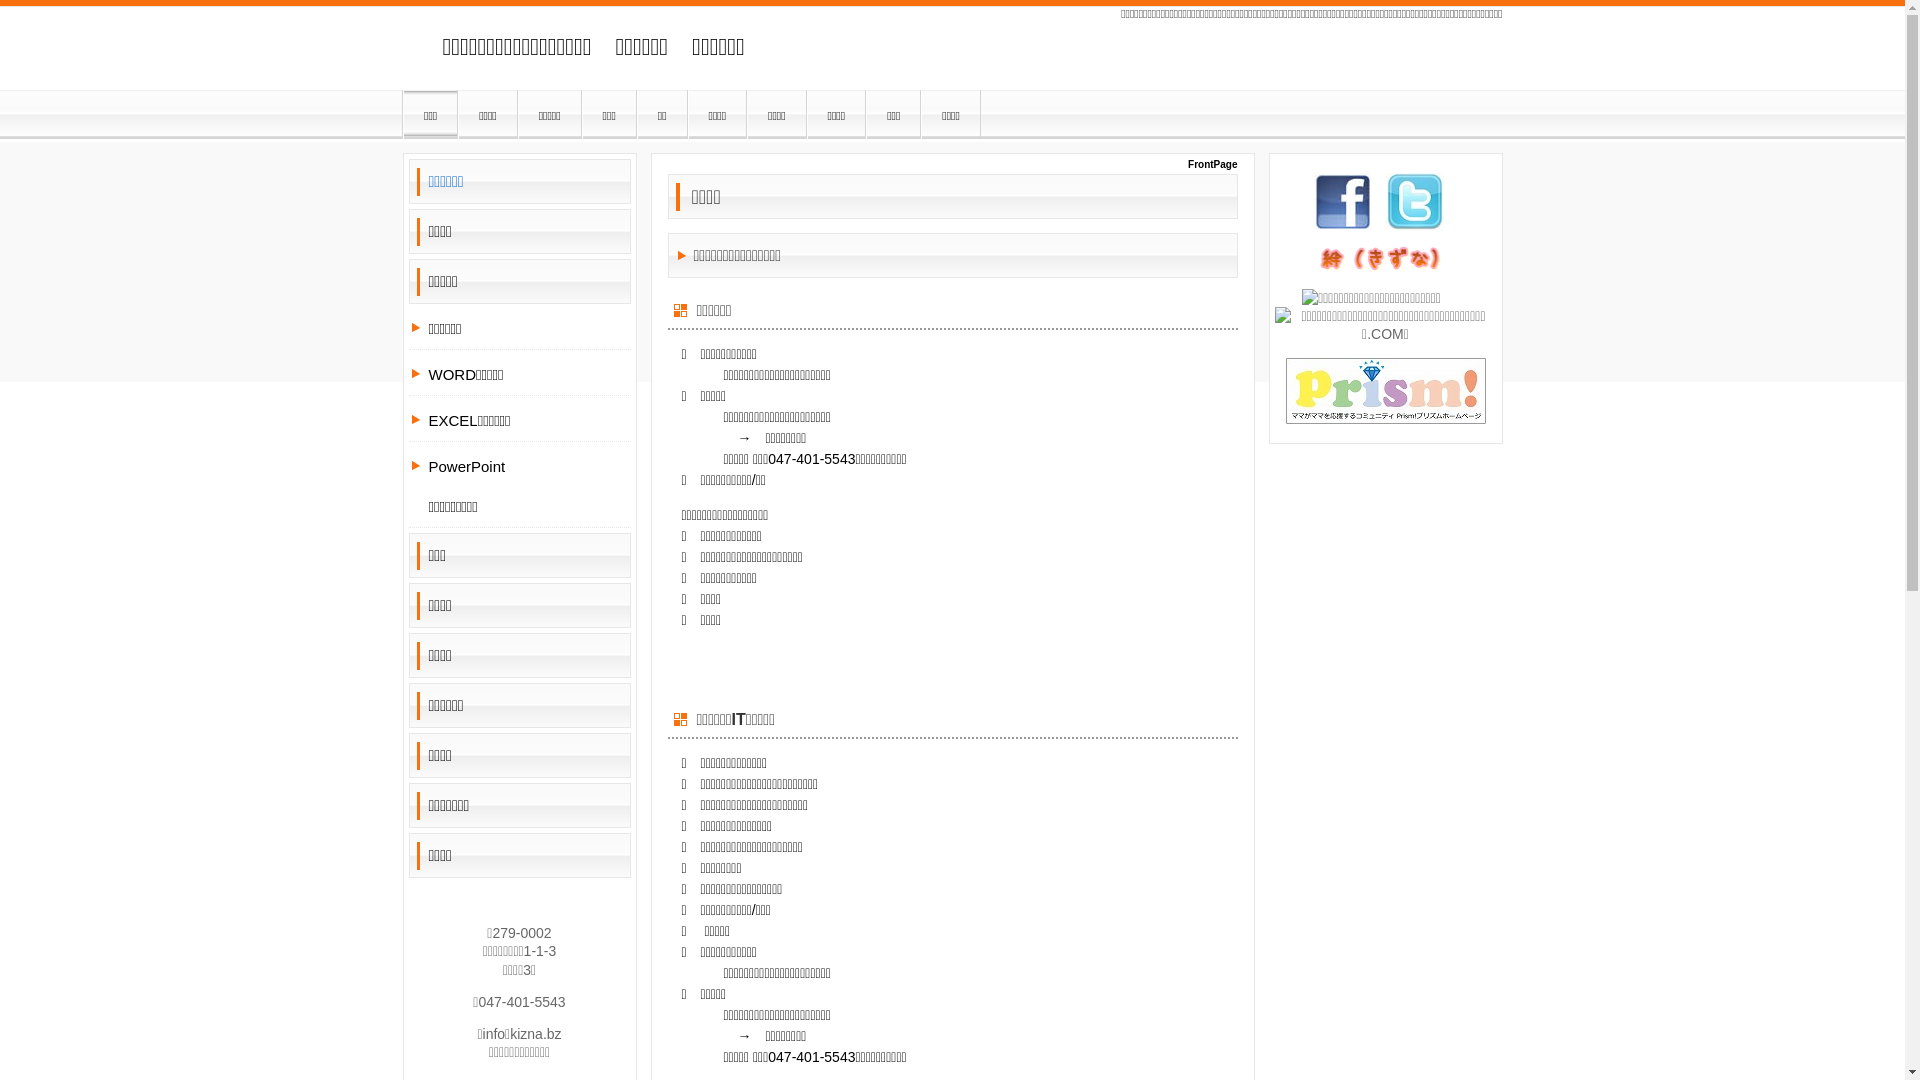  What do you see at coordinates (1343, 201) in the screenshot?
I see `'fb'` at bounding box center [1343, 201].